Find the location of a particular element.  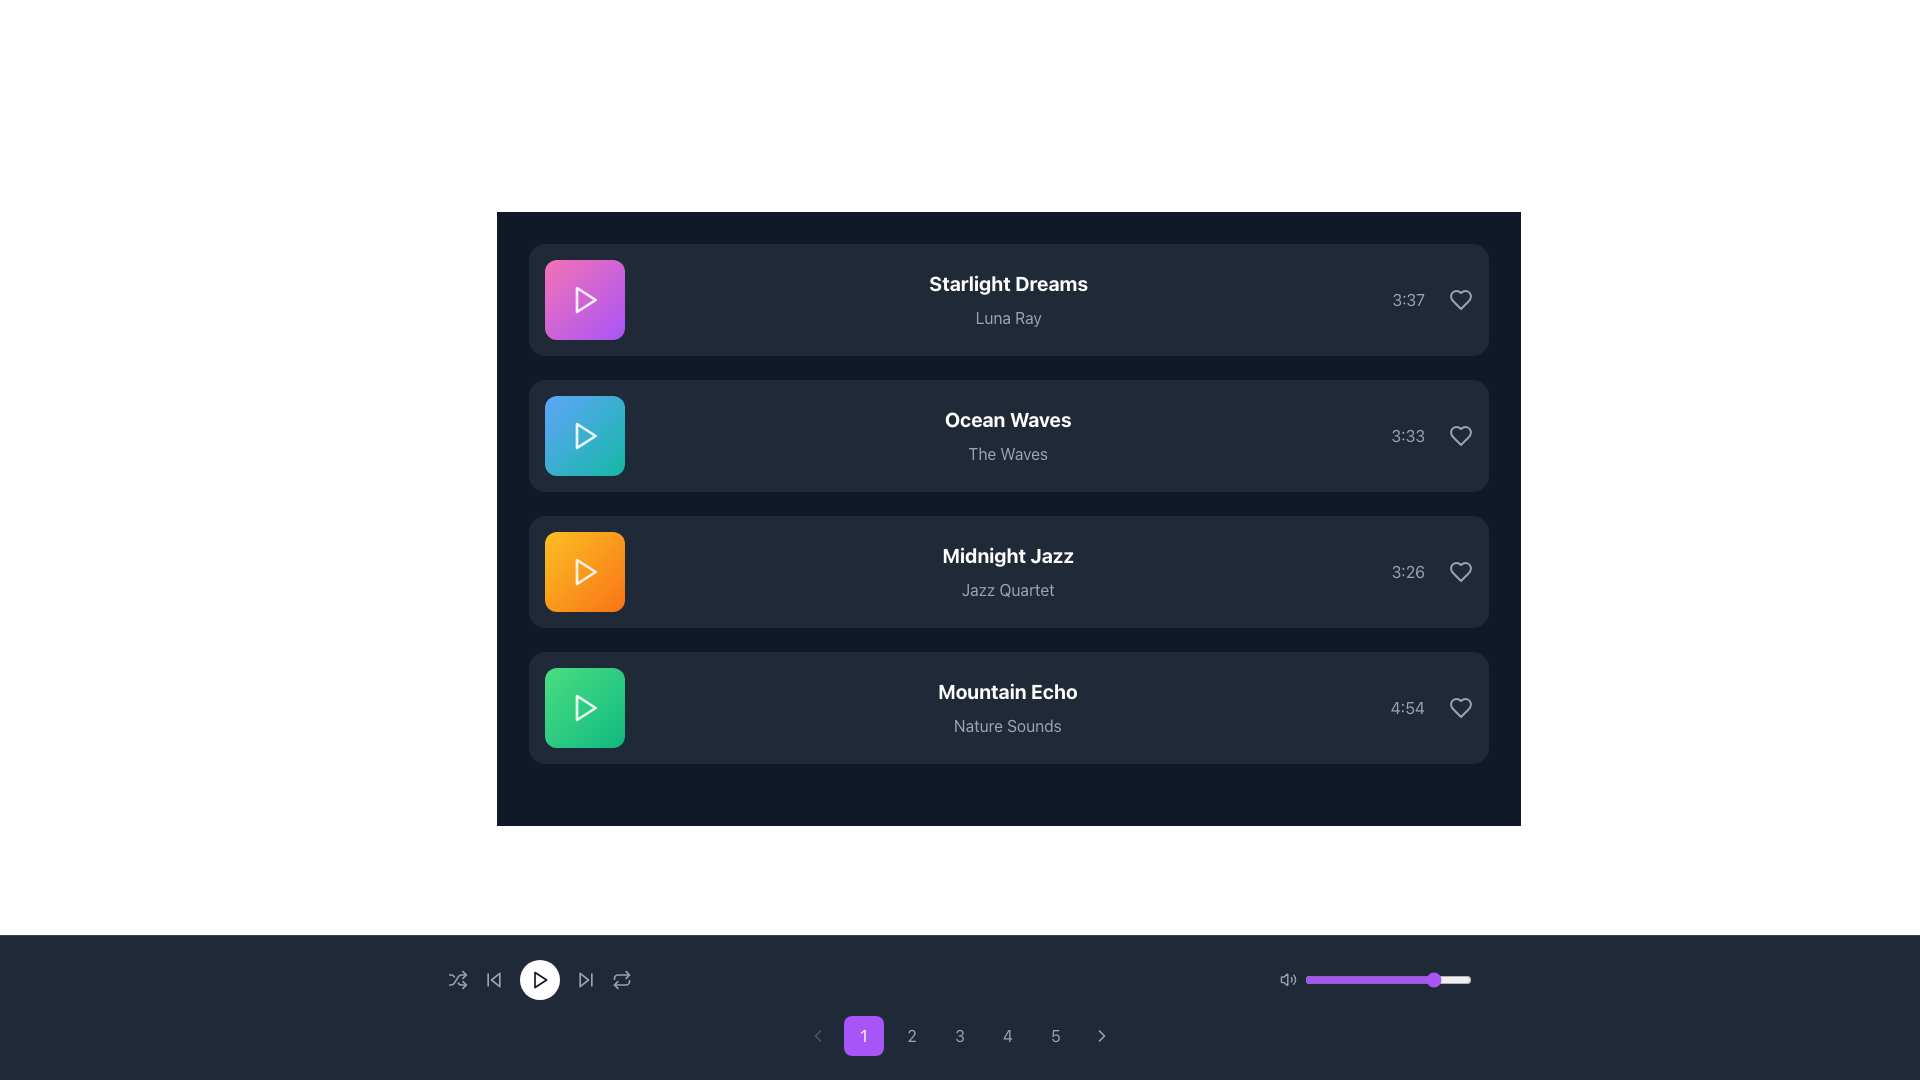

descriptive text label located below 'Midnight Jazz', which provides additional information about the music track is located at coordinates (1008, 589).